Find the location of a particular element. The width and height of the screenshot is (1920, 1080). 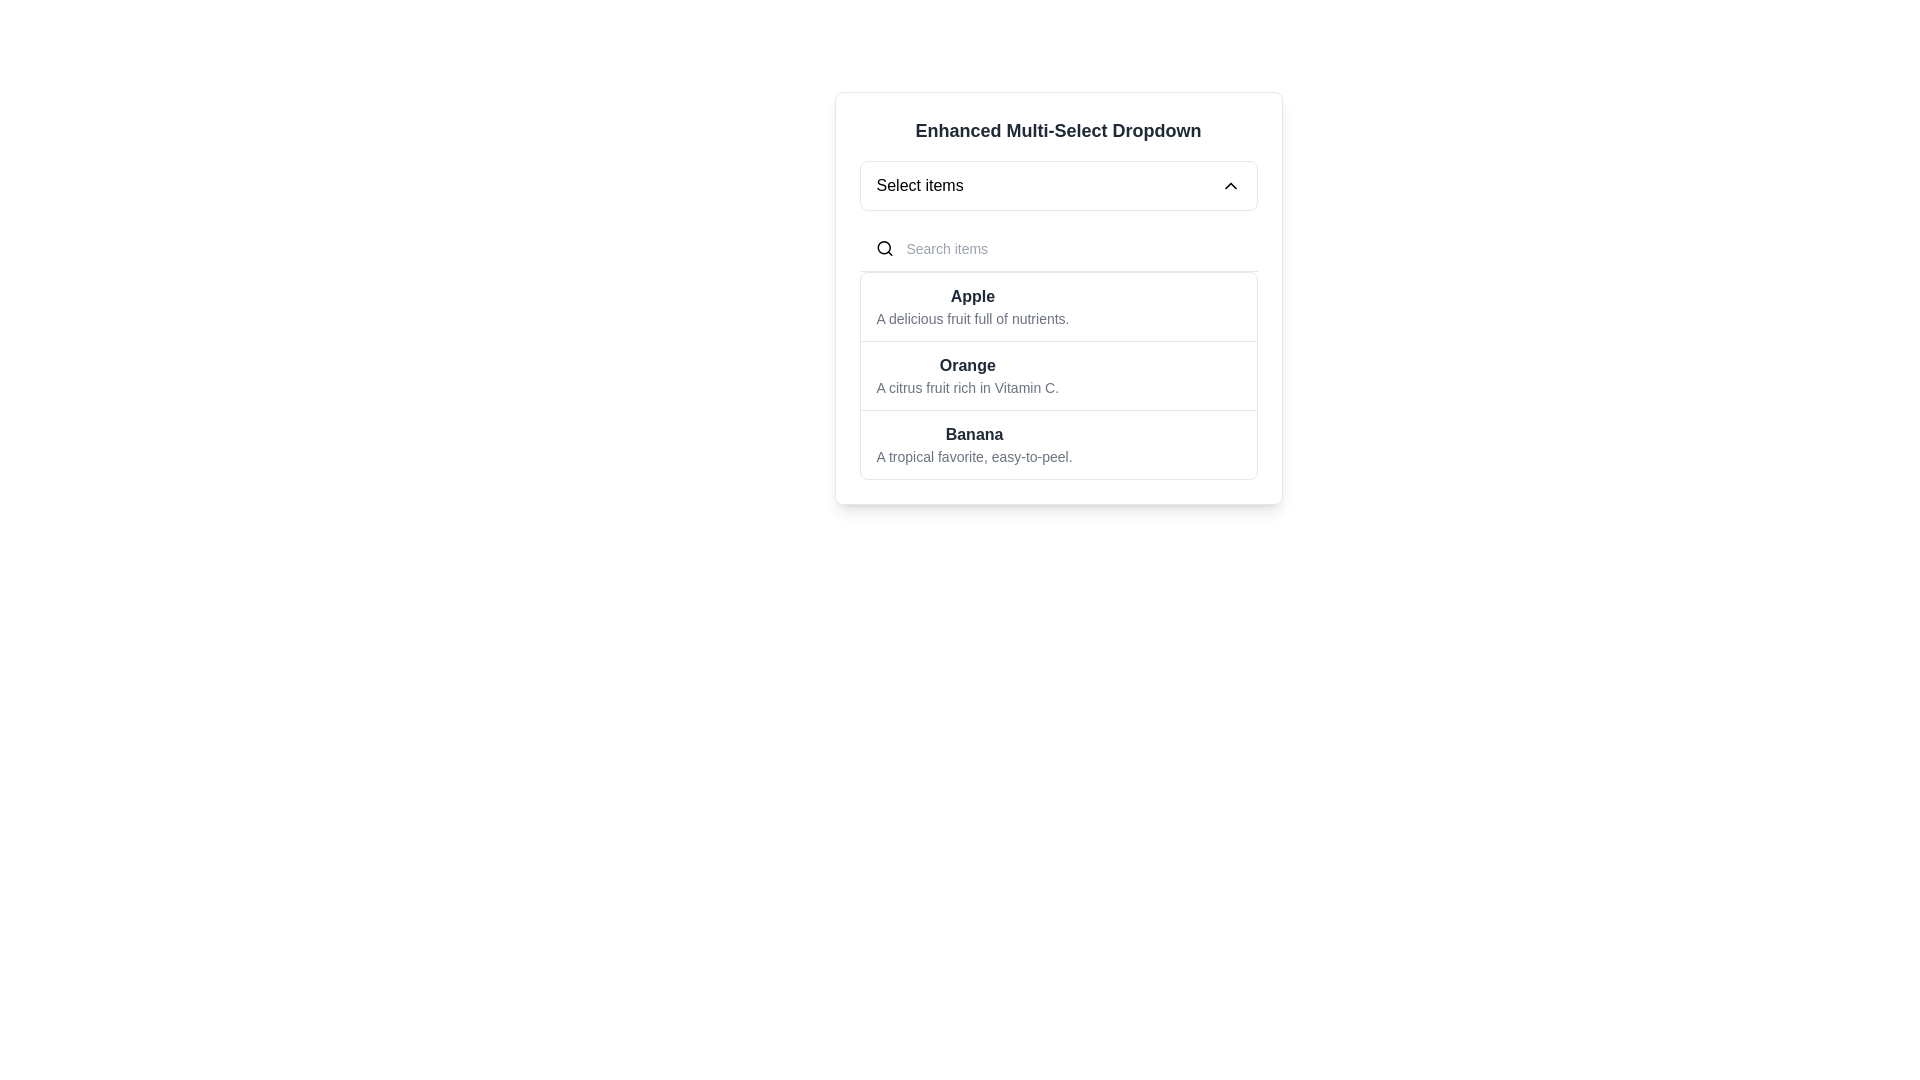

the selectable option in the dropdown menu that provides information about 'Apple', located directly below the 'Search items' field is located at coordinates (973, 307).